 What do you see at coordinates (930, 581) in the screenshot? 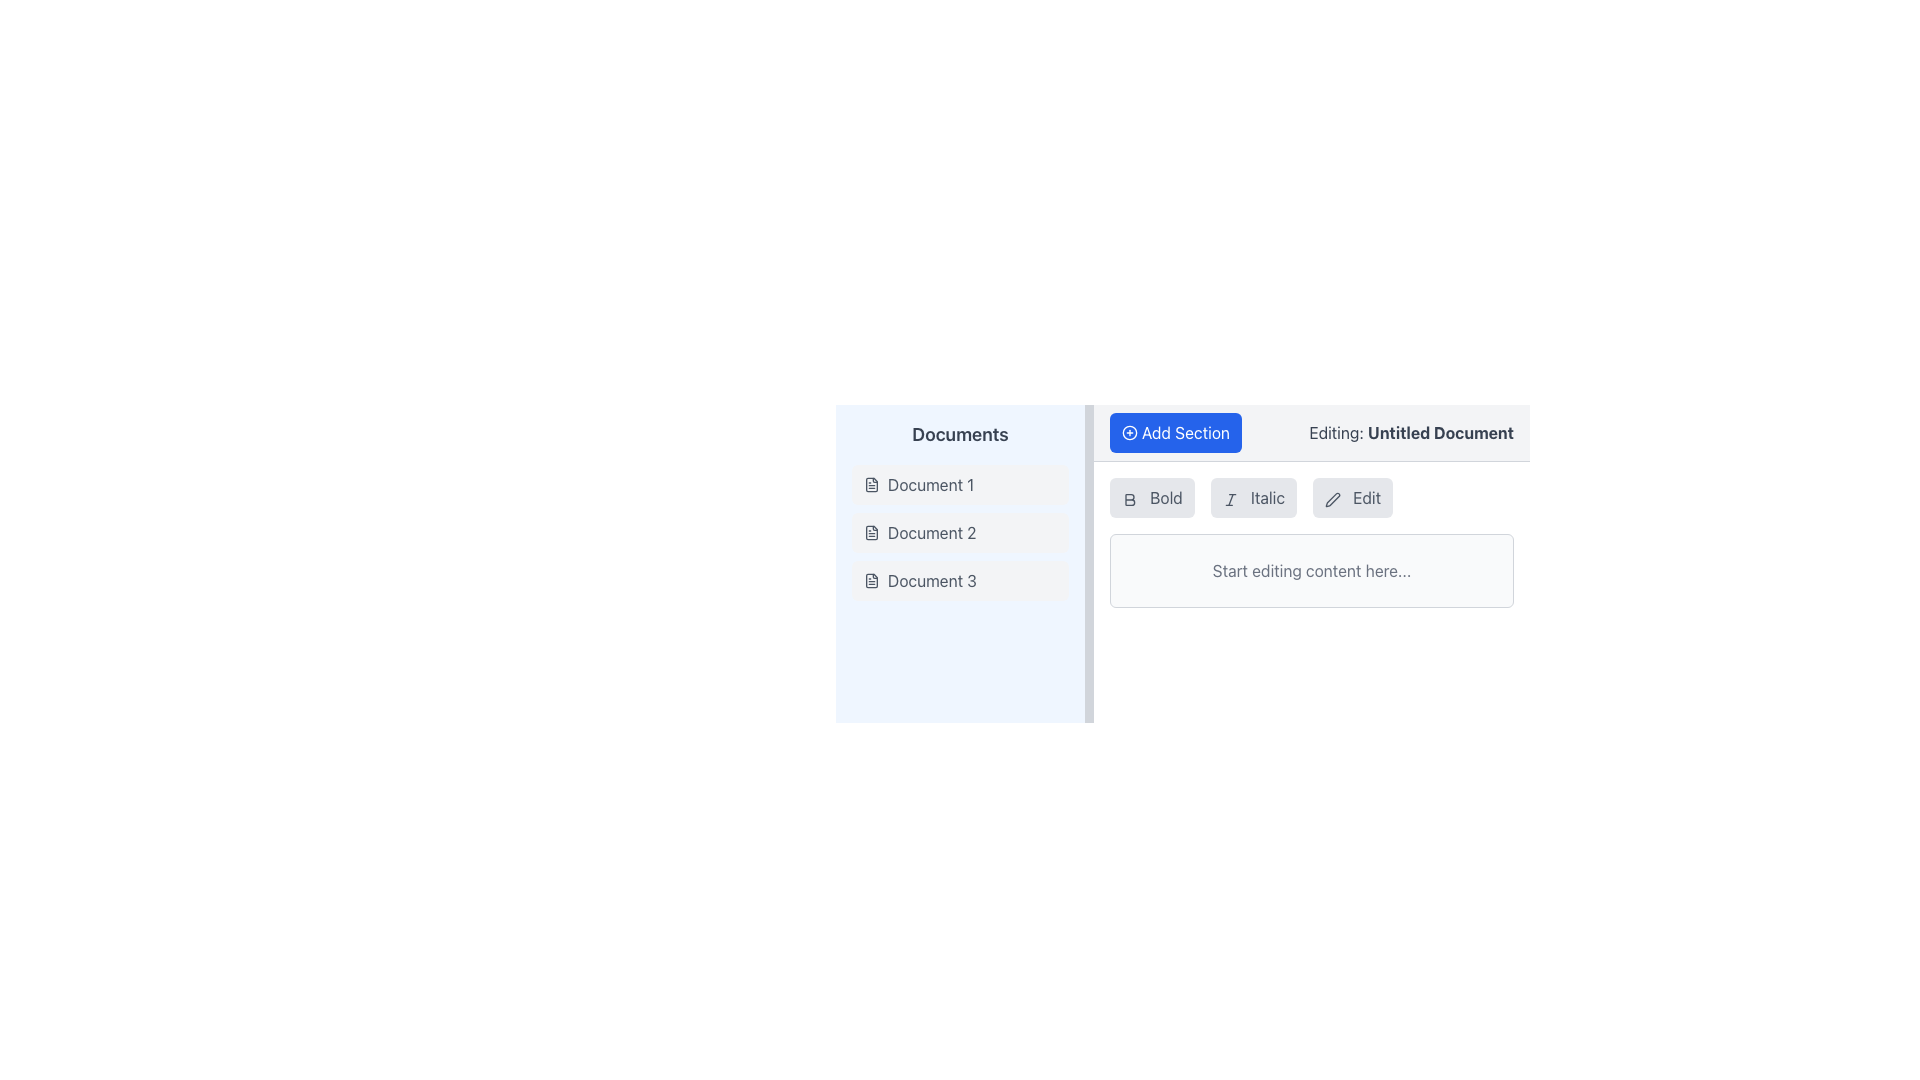
I see `the static text label representing the third document in the vertical list titled 'Documents'` at bounding box center [930, 581].